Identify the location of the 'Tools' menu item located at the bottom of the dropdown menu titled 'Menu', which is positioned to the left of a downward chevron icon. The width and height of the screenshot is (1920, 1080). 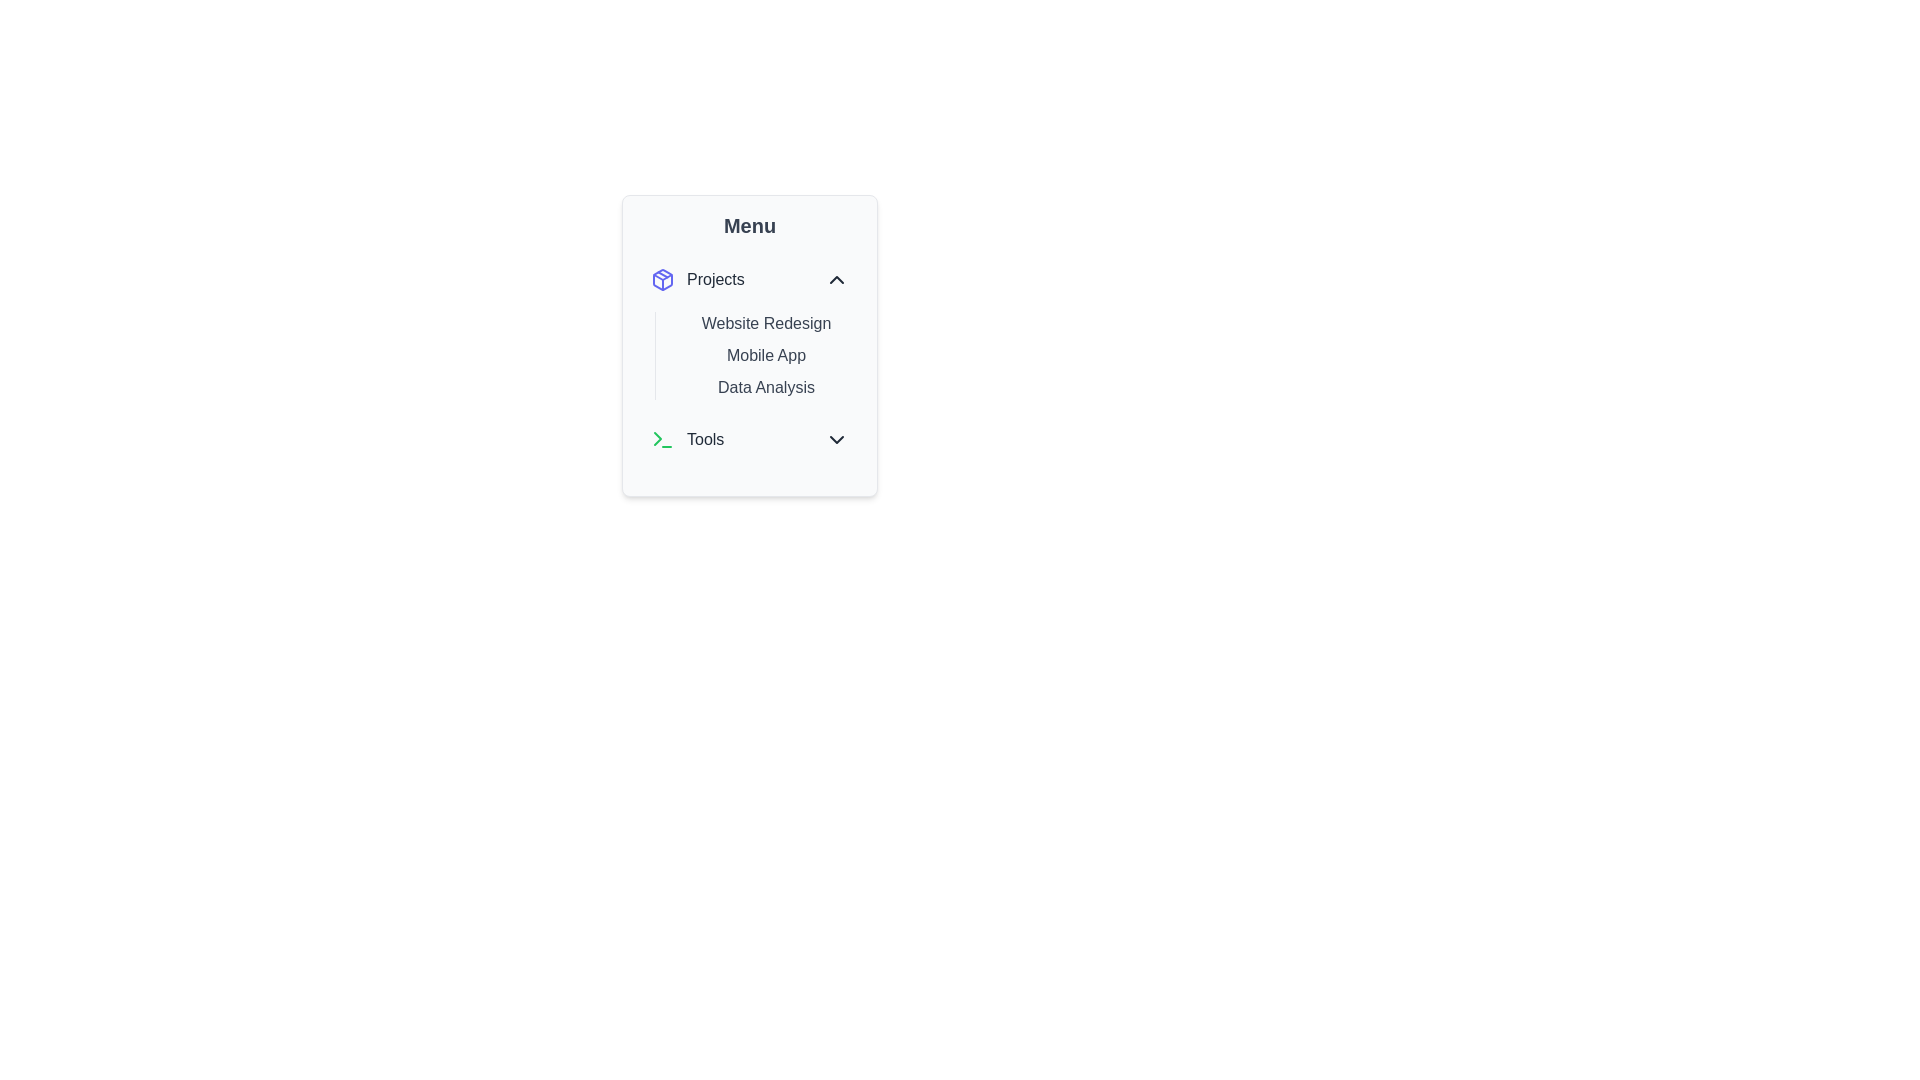
(687, 438).